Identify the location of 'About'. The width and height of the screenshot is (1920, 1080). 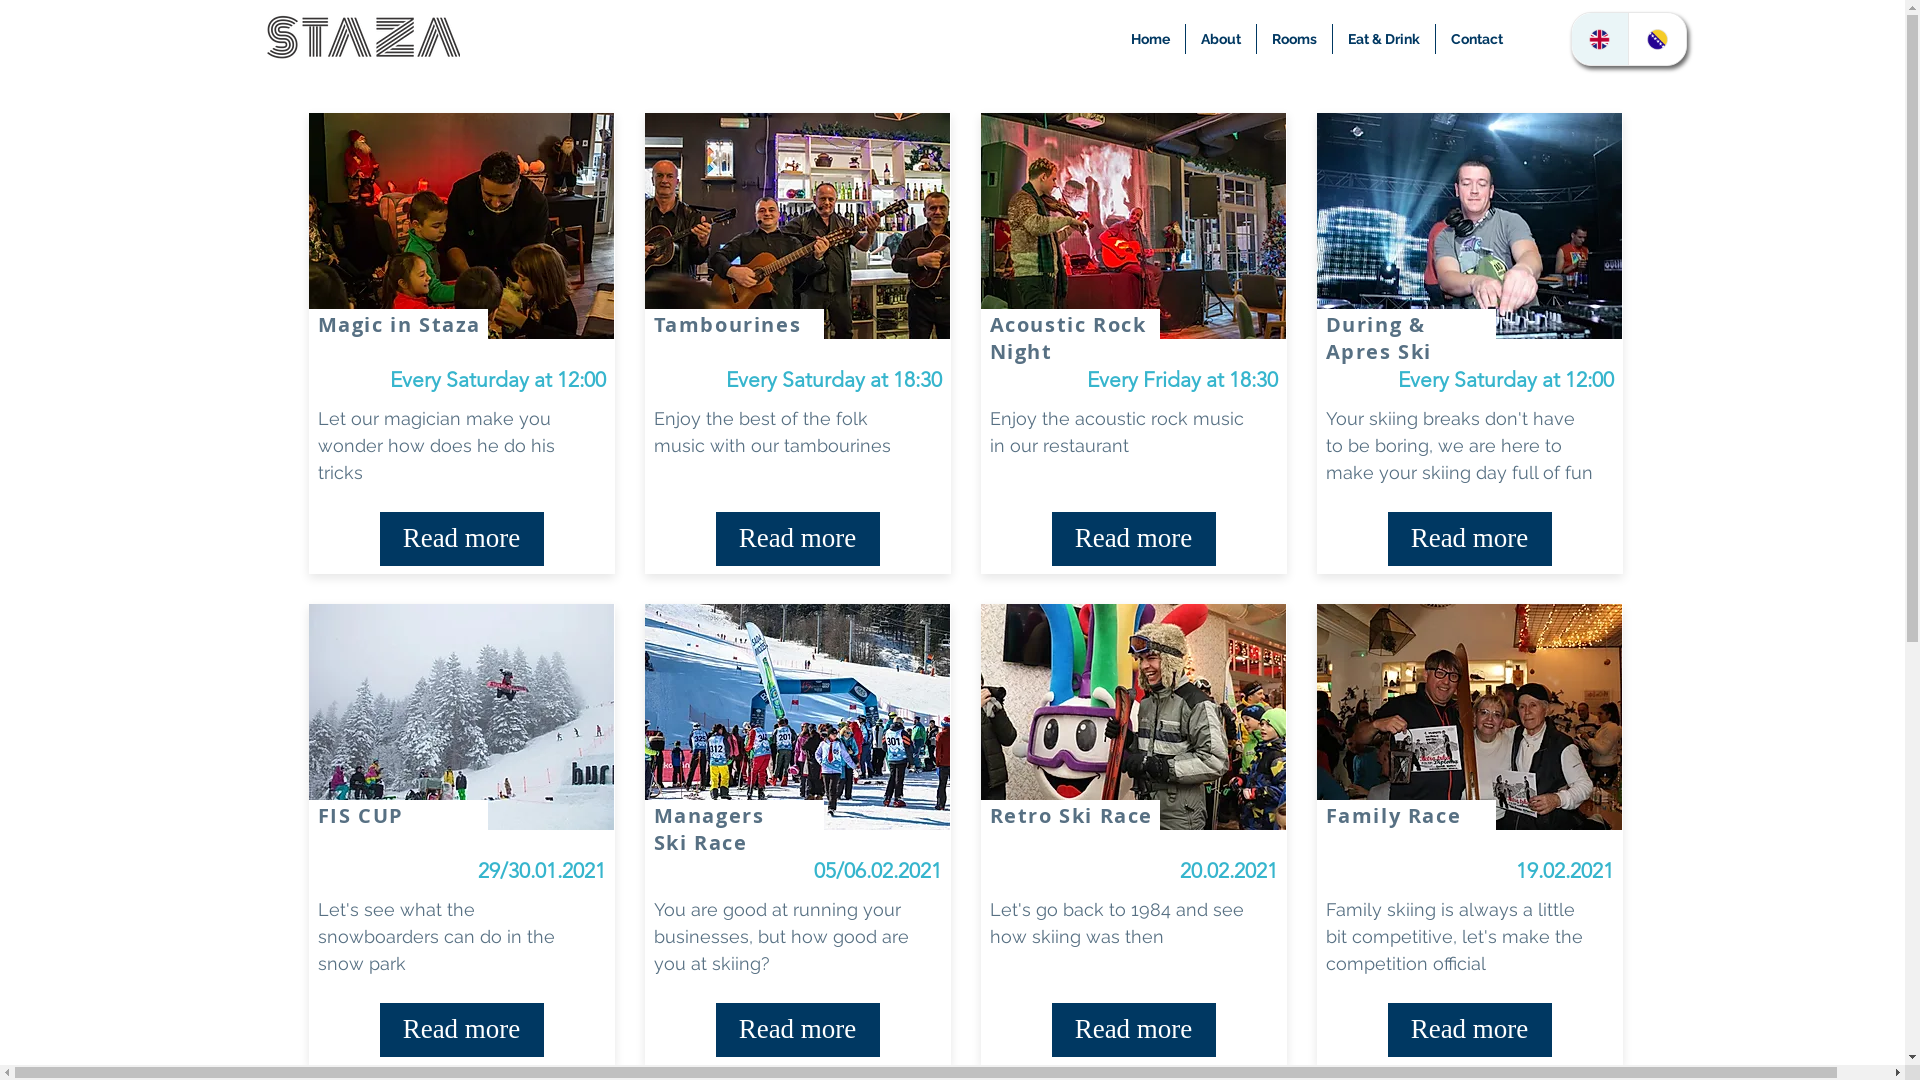
(1219, 38).